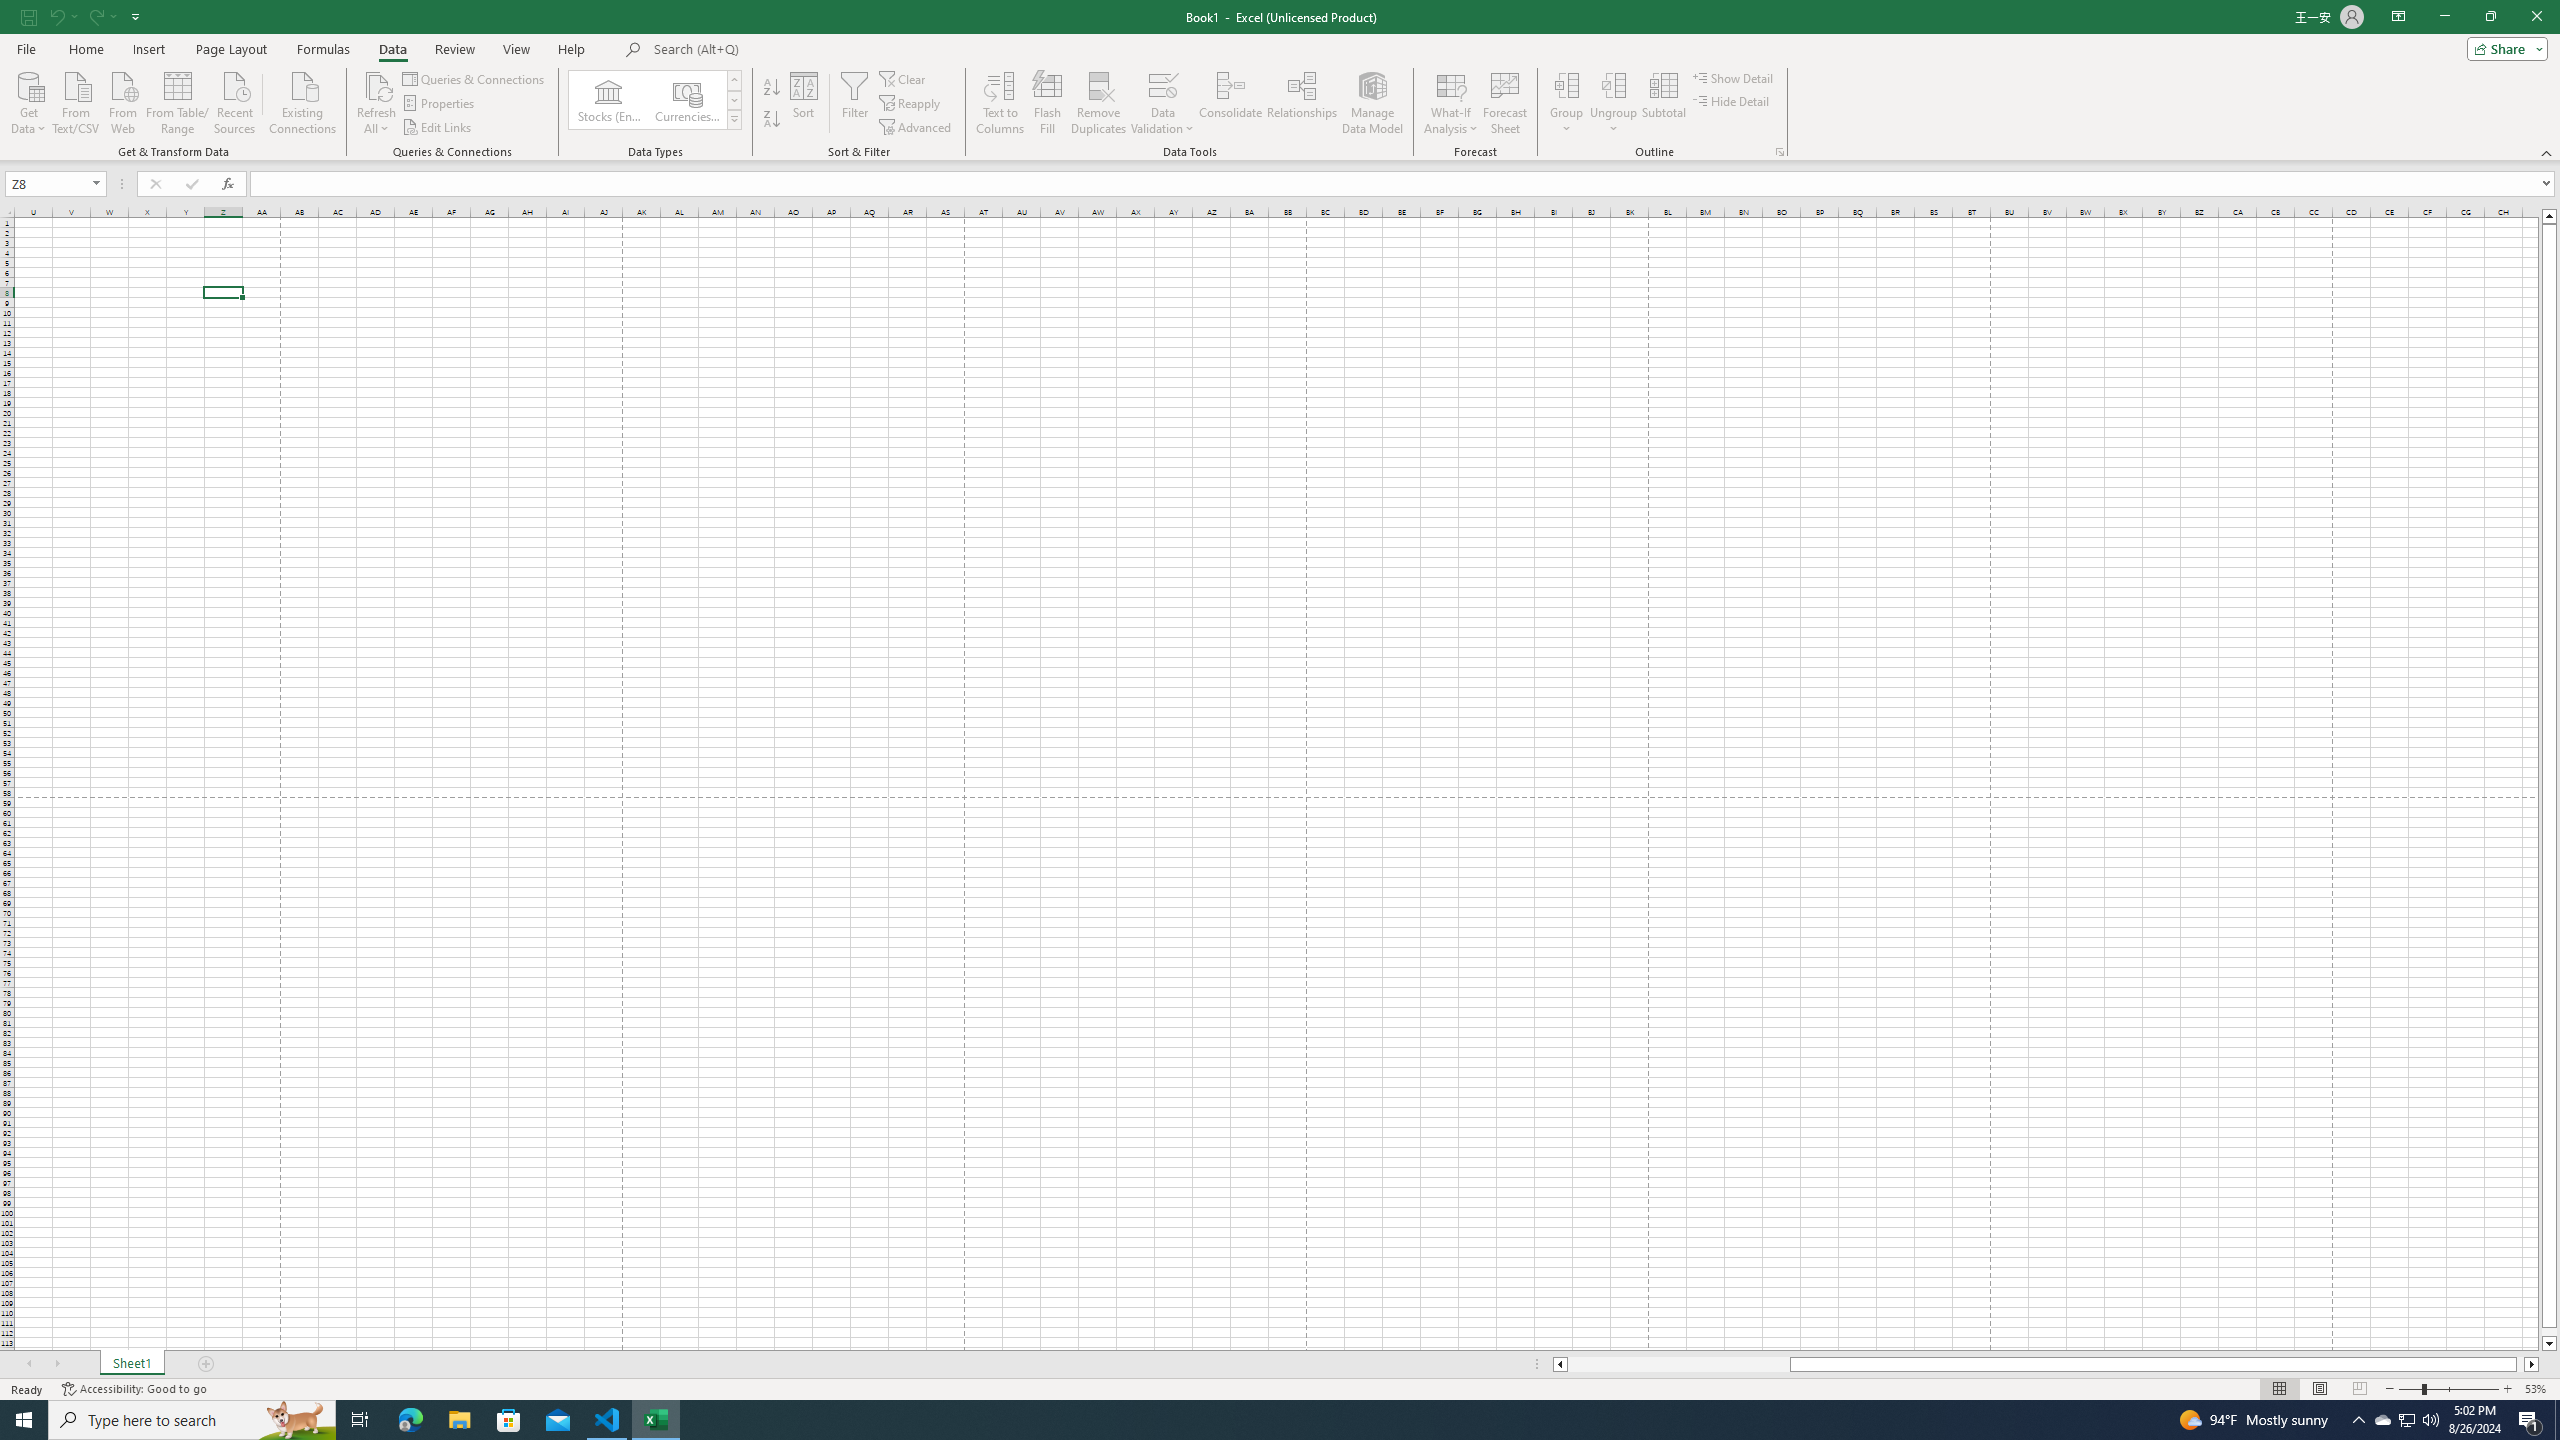 The image size is (2560, 1440). I want to click on 'Sort...', so click(803, 103).